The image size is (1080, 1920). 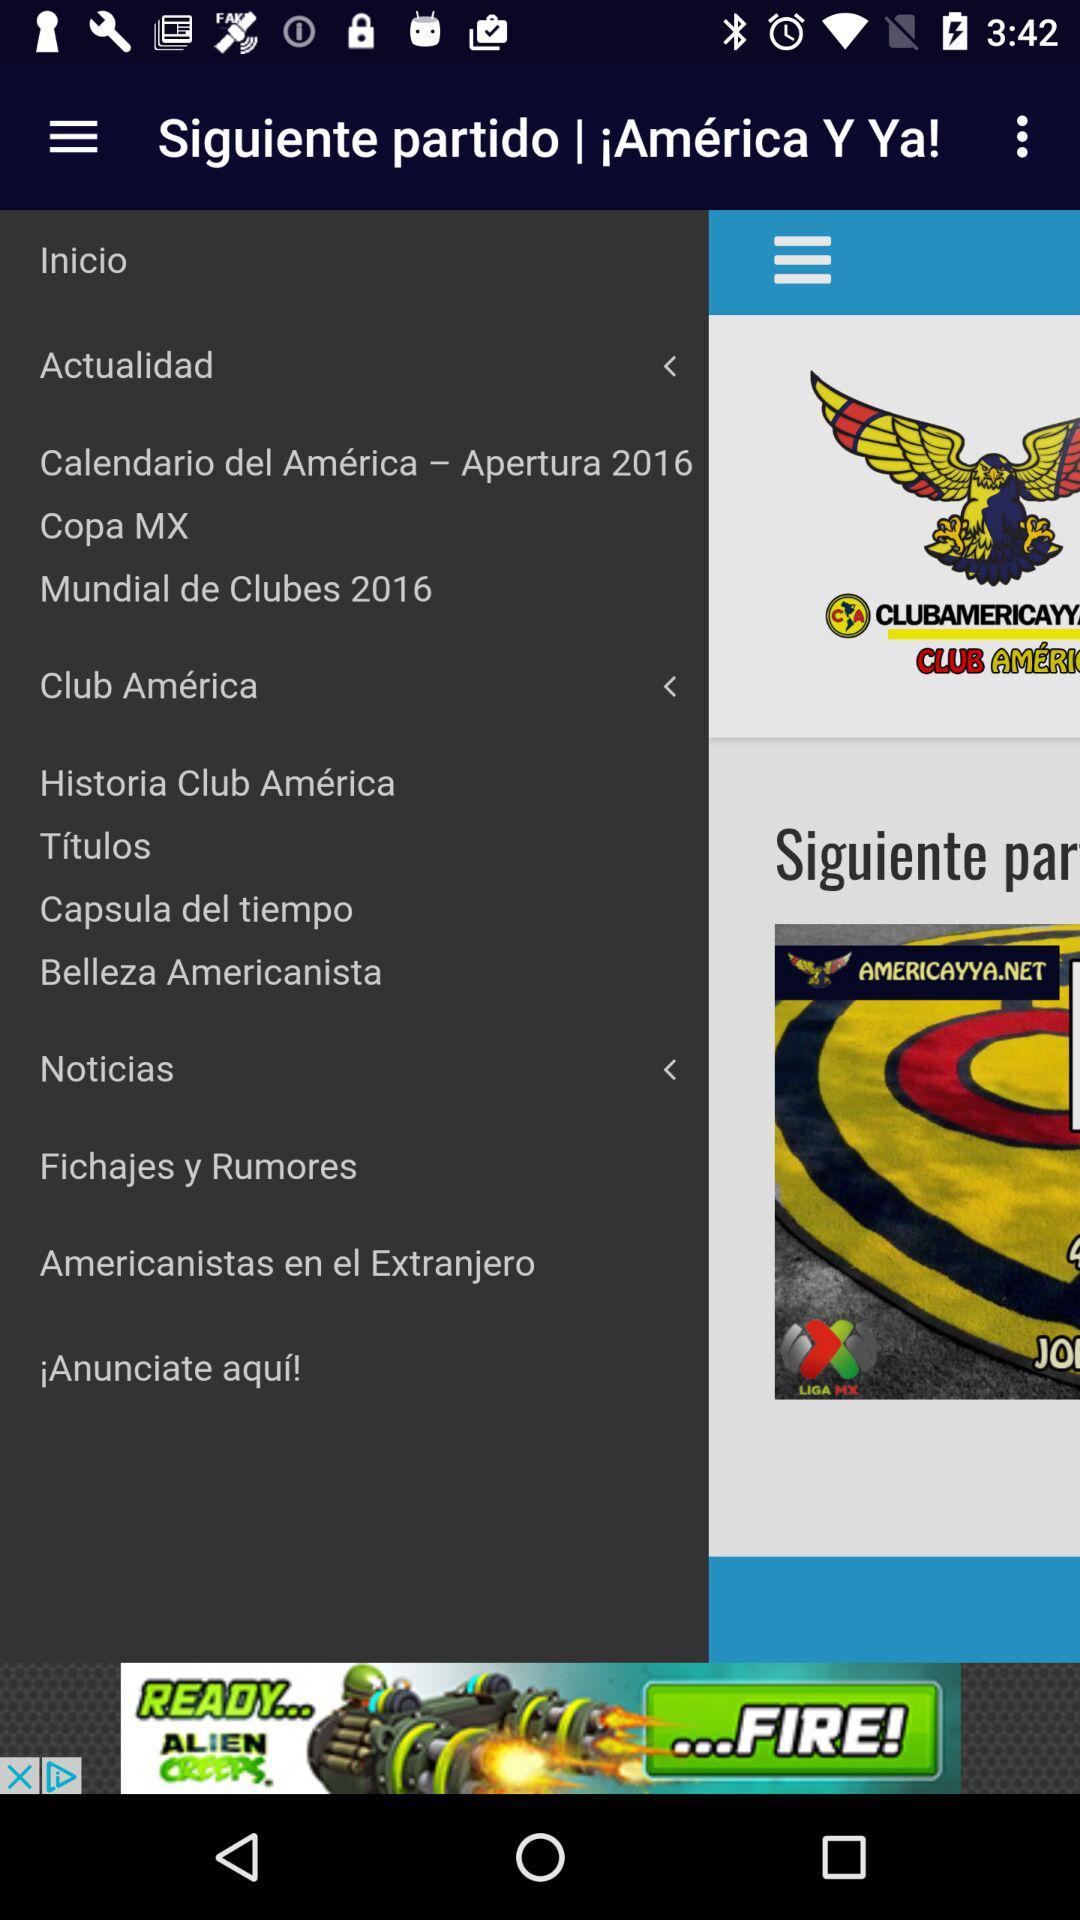 I want to click on alien creeps advertisement, so click(x=540, y=1727).